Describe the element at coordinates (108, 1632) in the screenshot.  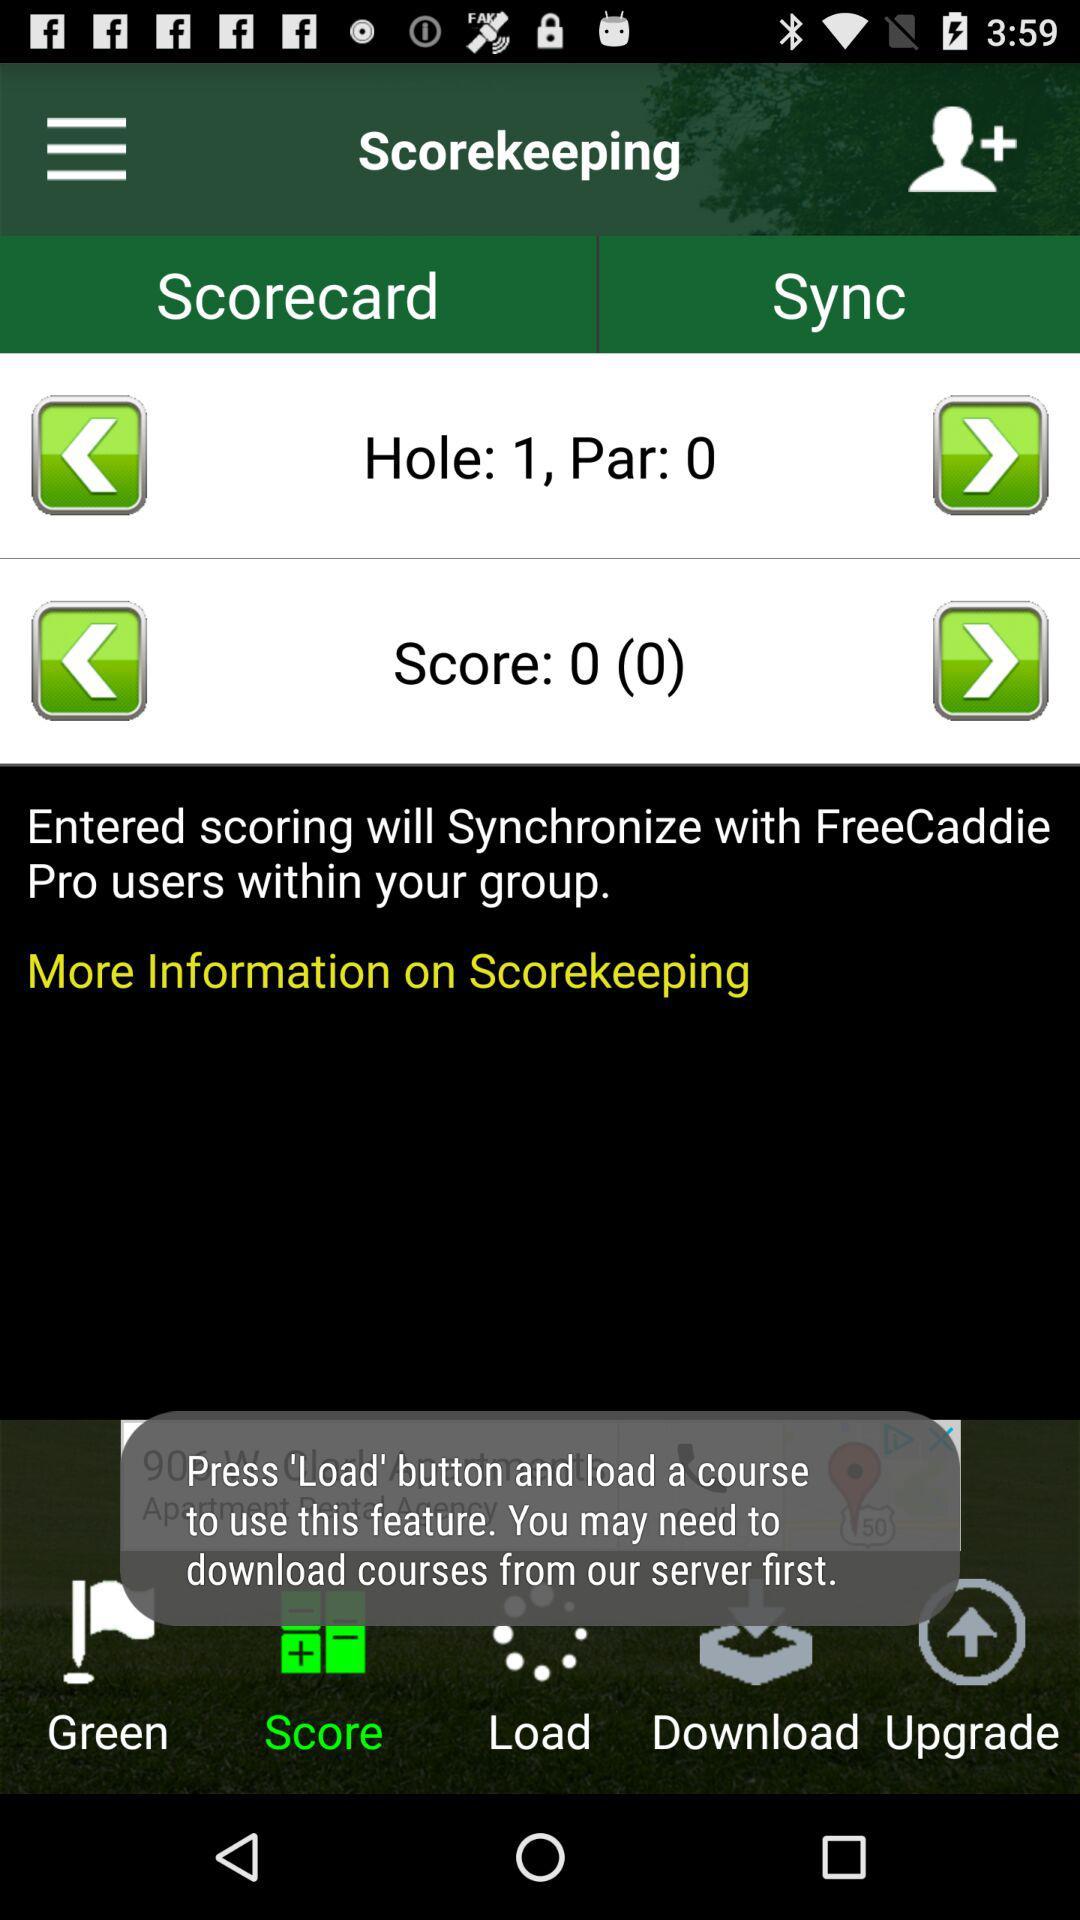
I see `the white colored icon above the text green` at that location.